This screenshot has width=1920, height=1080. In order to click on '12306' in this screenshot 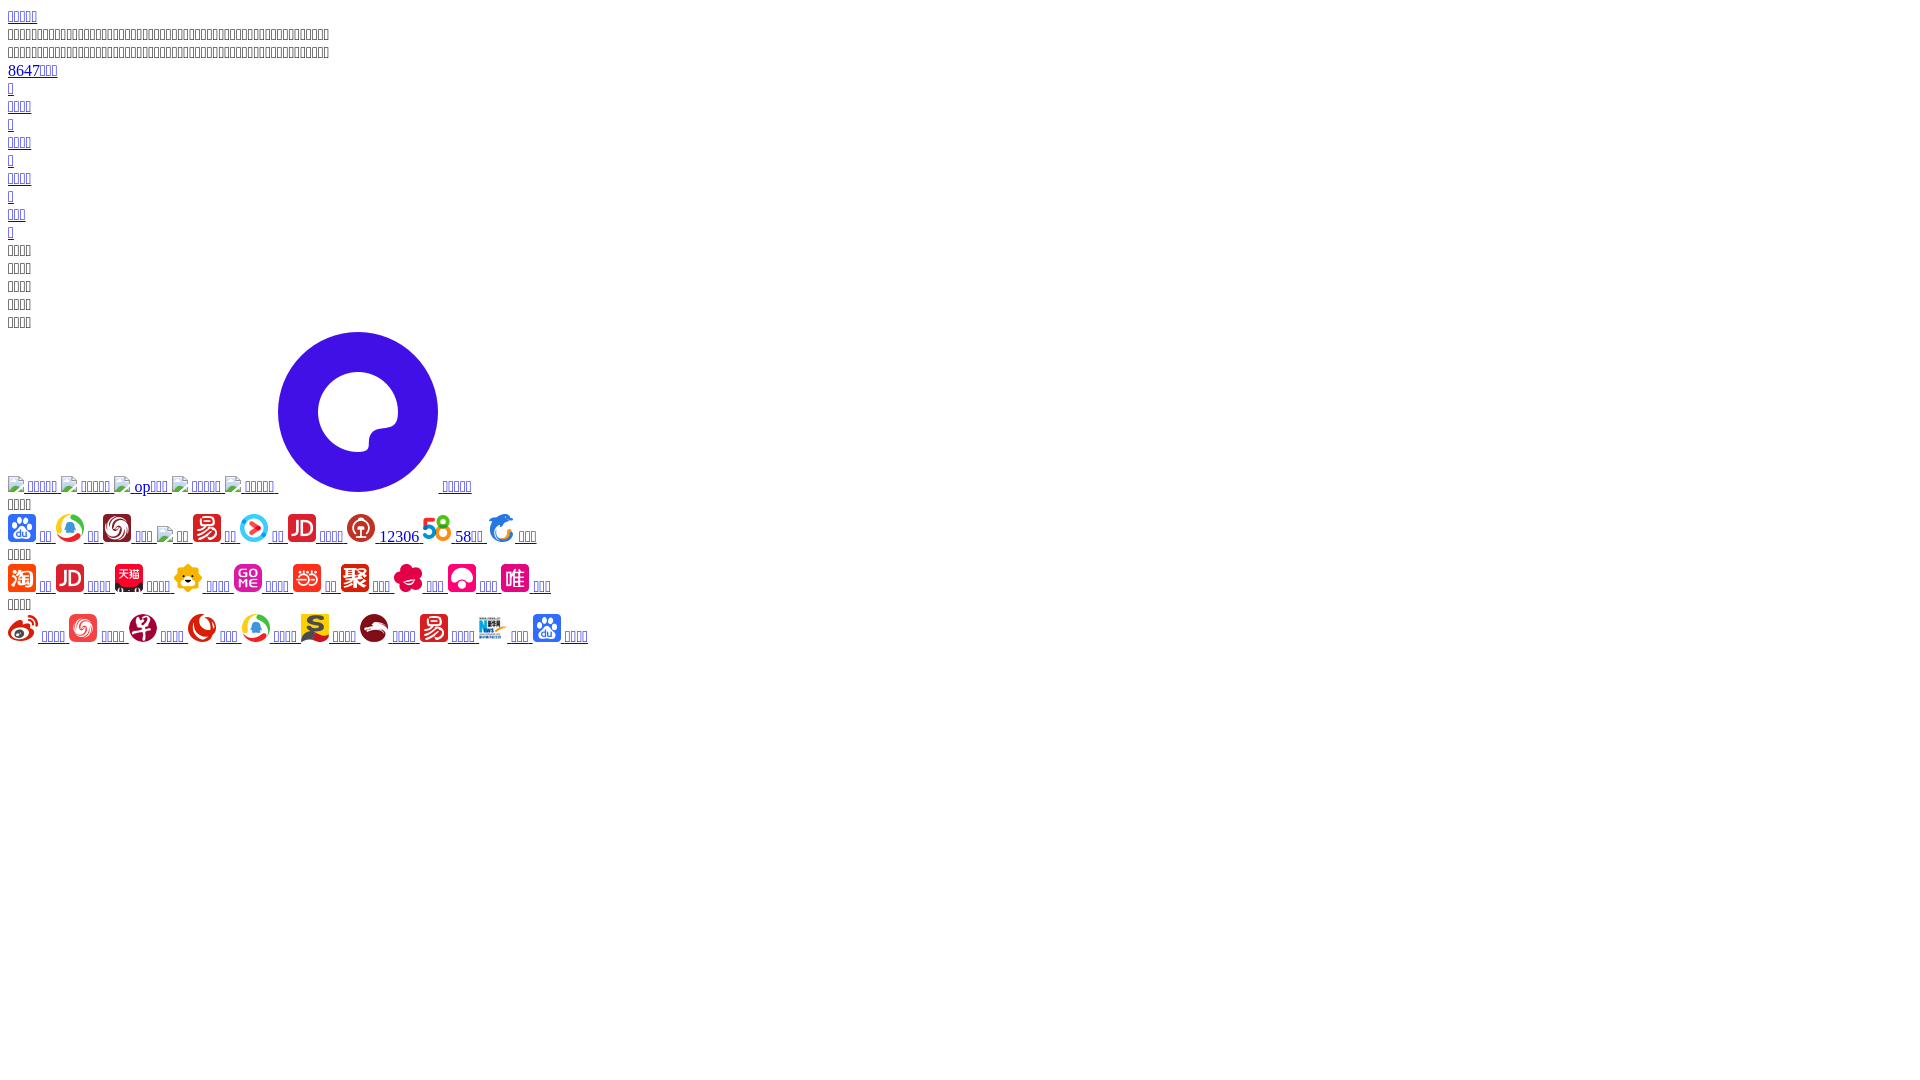, I will do `click(346, 535)`.